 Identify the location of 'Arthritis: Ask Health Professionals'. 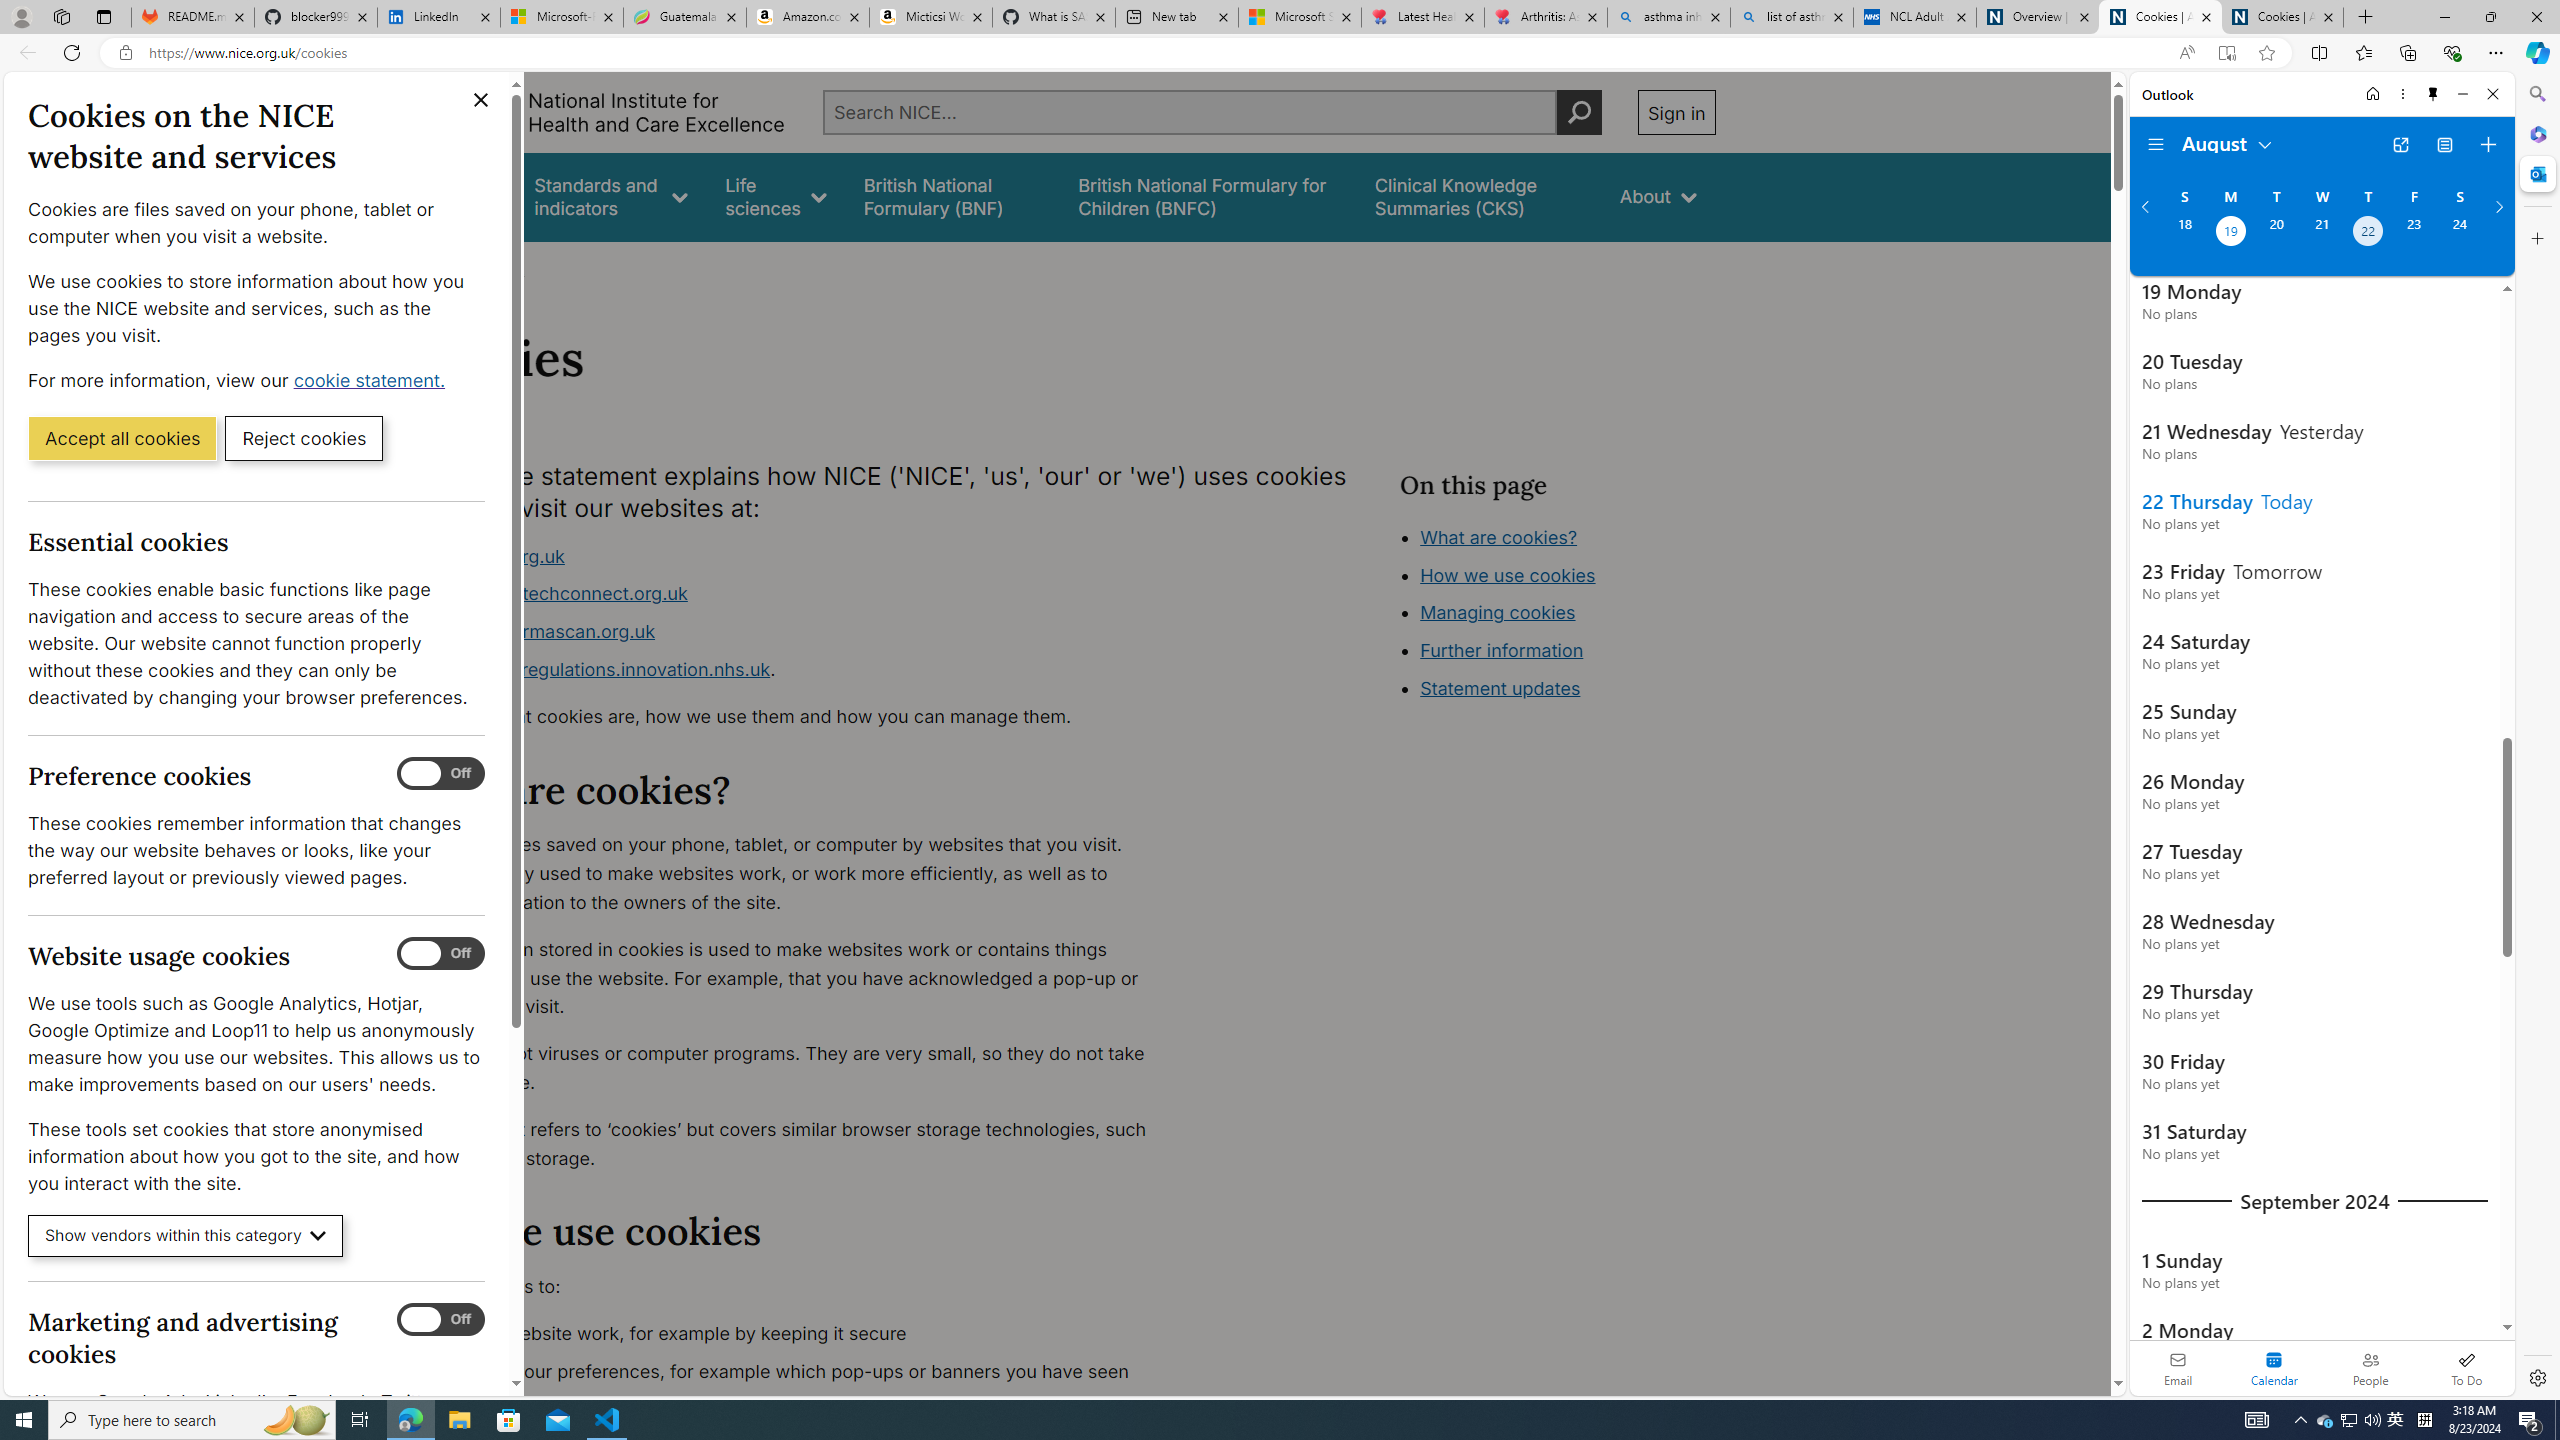
(1545, 16).